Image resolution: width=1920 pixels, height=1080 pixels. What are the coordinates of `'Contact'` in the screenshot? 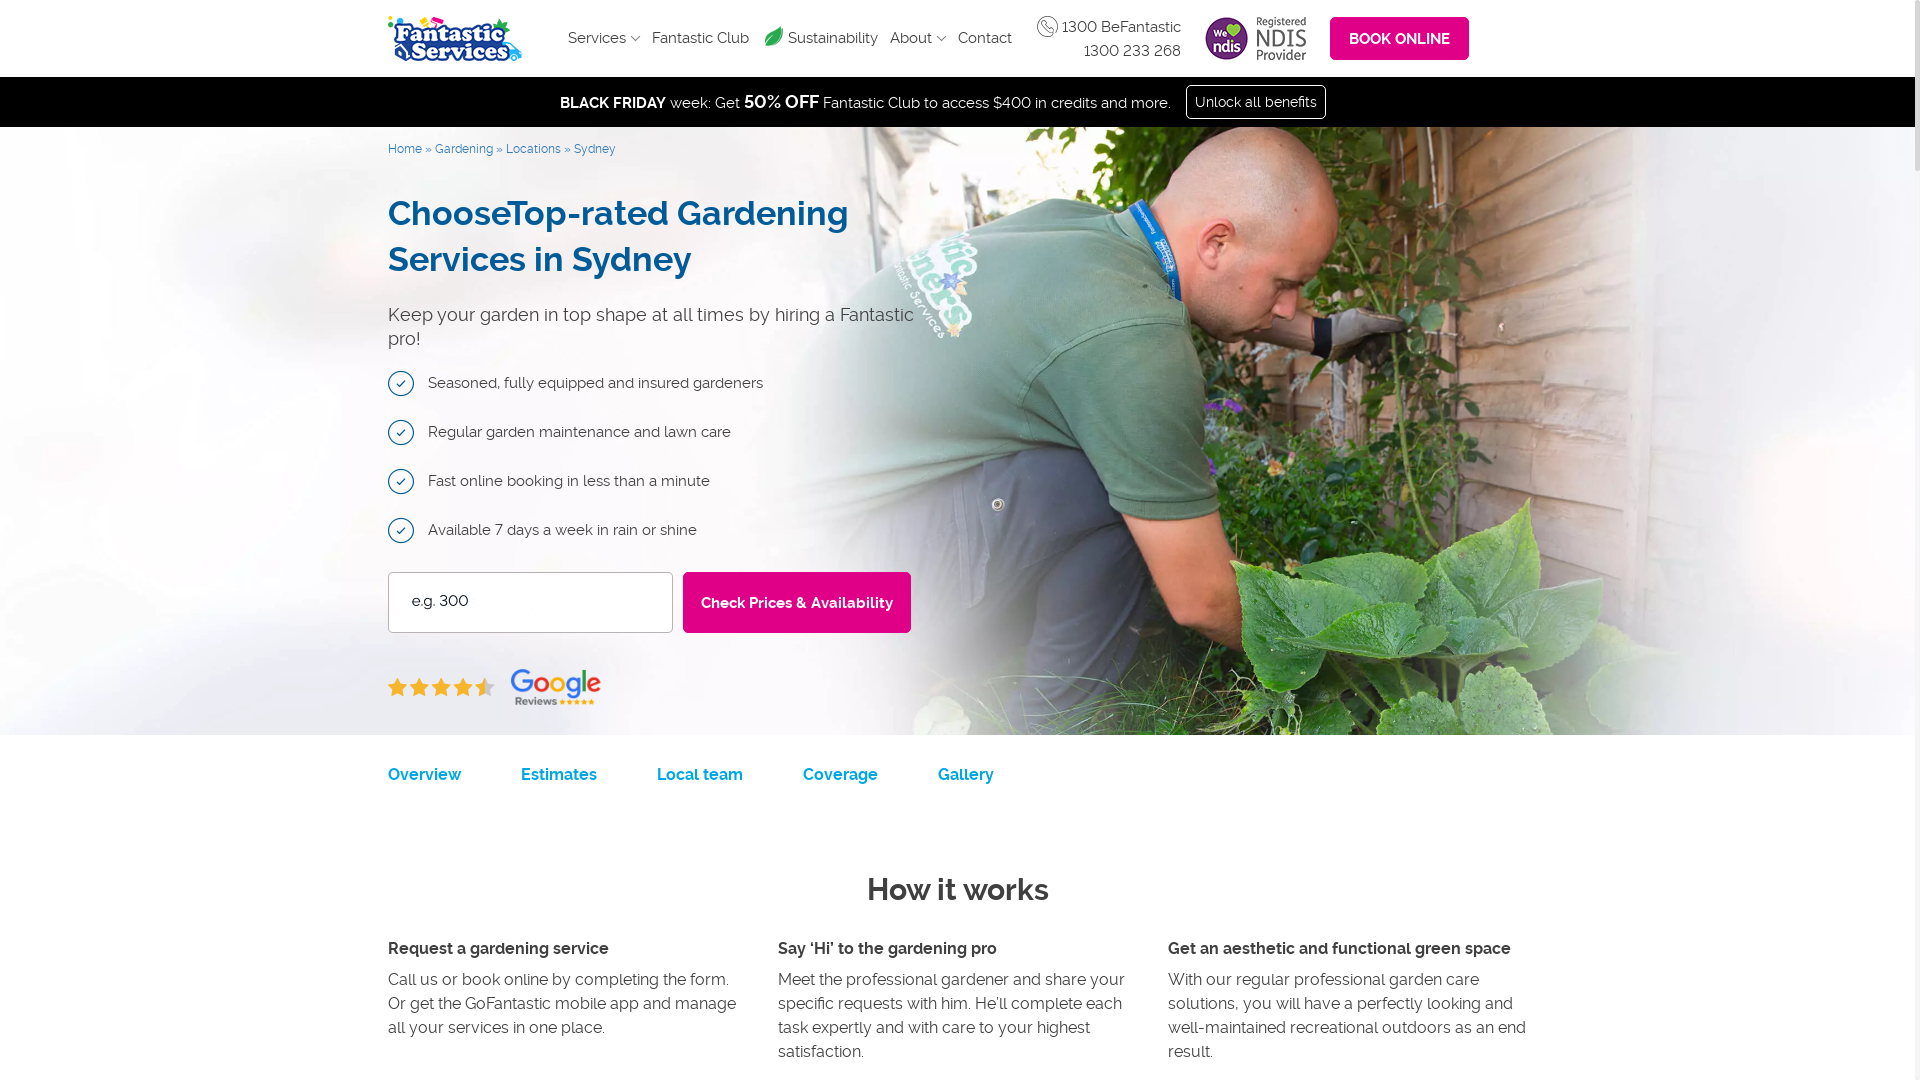 It's located at (984, 38).